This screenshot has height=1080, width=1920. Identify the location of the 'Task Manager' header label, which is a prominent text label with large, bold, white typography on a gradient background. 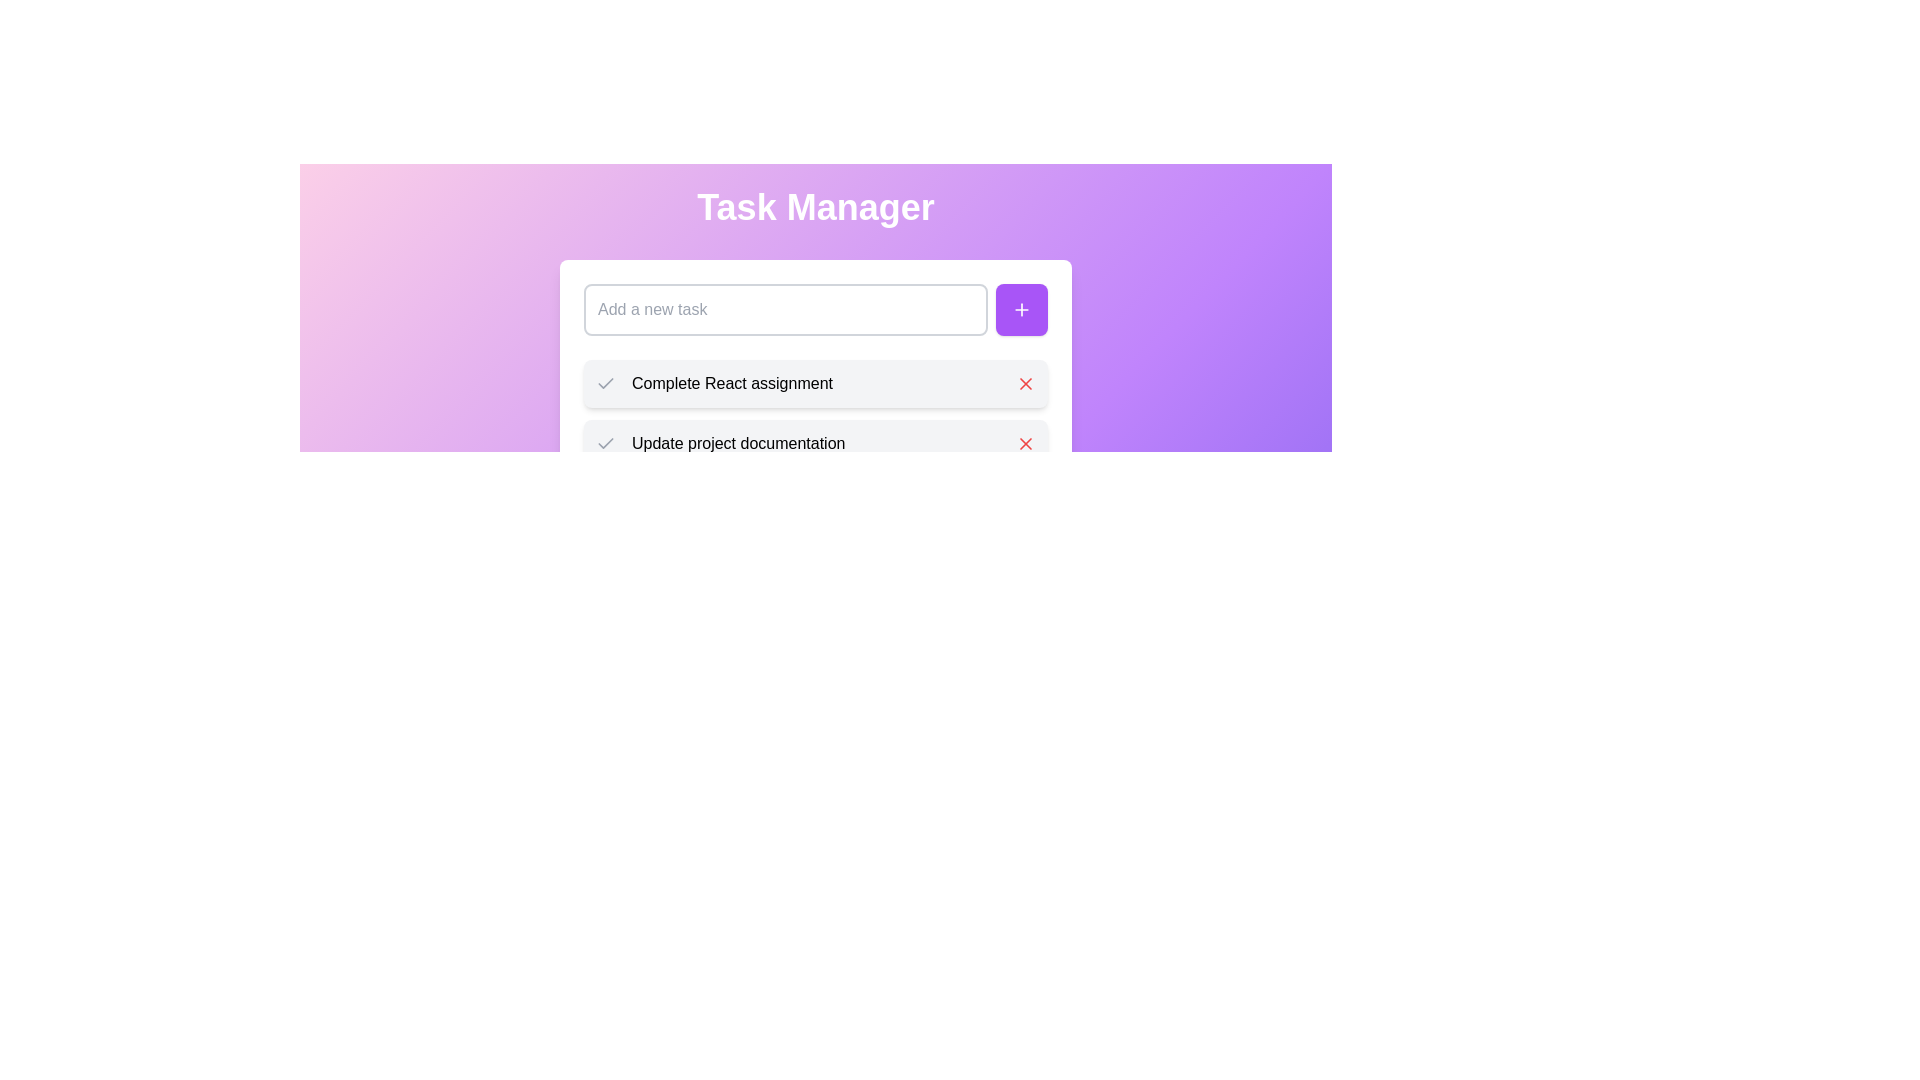
(816, 208).